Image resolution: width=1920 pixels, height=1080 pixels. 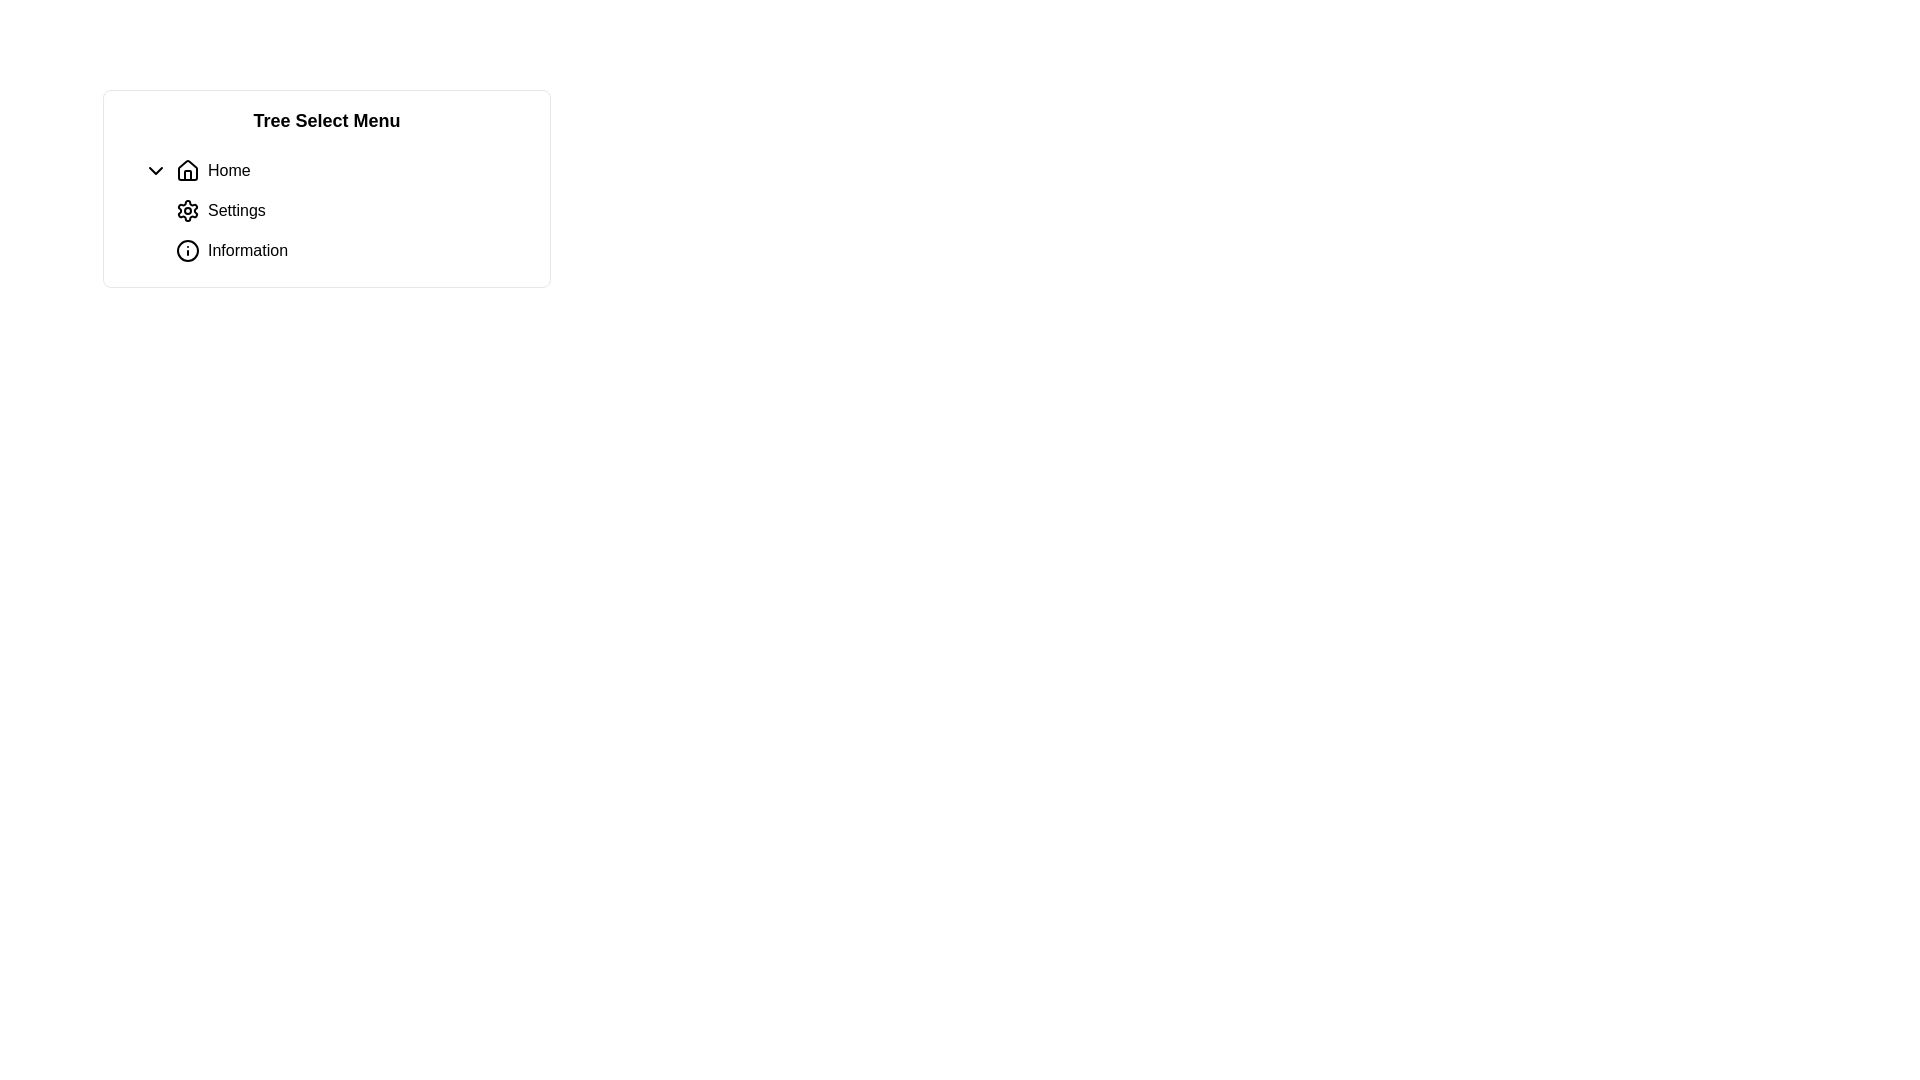 I want to click on the 'Home' menu icon, which is the first icon to the right of the dropdown arrow in the vertical menu, so click(x=187, y=169).